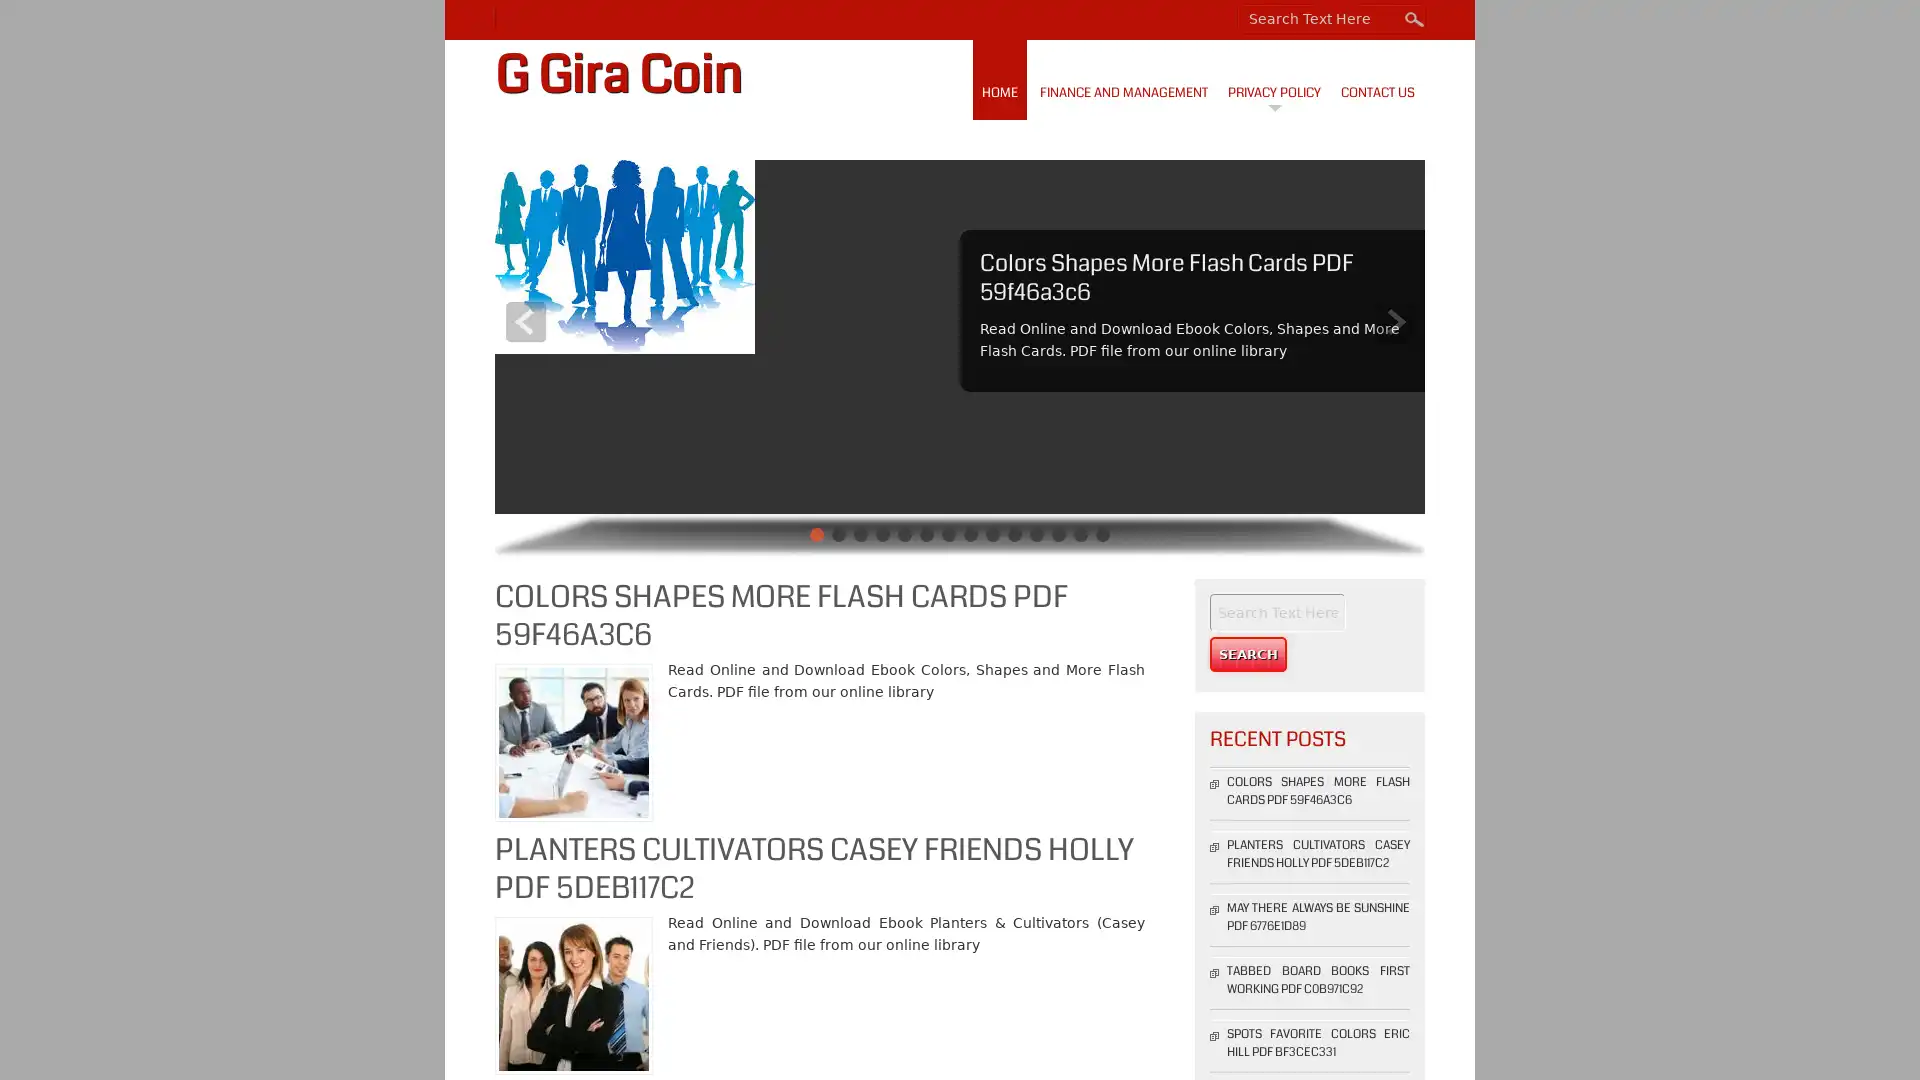  I want to click on Search, so click(1247, 654).